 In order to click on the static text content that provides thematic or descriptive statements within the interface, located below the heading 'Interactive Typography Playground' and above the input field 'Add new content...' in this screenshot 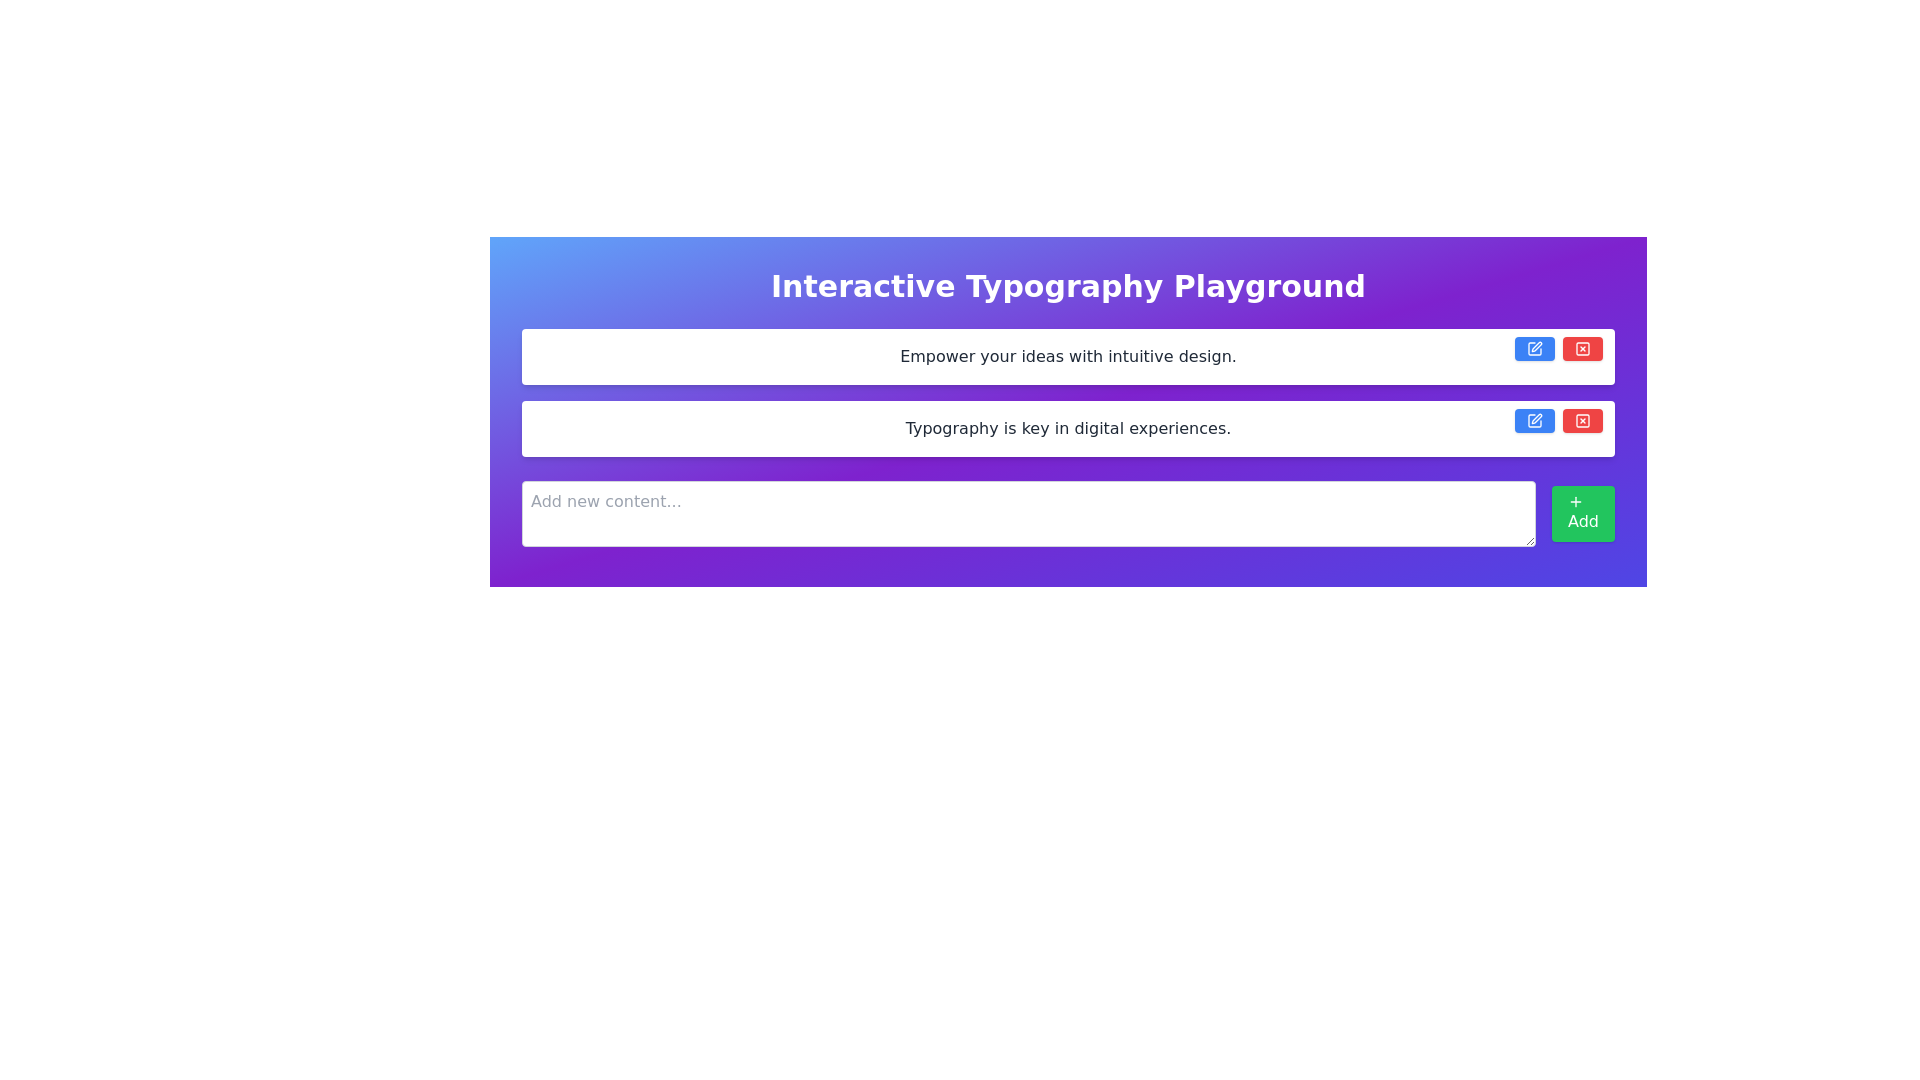, I will do `click(1067, 427)`.